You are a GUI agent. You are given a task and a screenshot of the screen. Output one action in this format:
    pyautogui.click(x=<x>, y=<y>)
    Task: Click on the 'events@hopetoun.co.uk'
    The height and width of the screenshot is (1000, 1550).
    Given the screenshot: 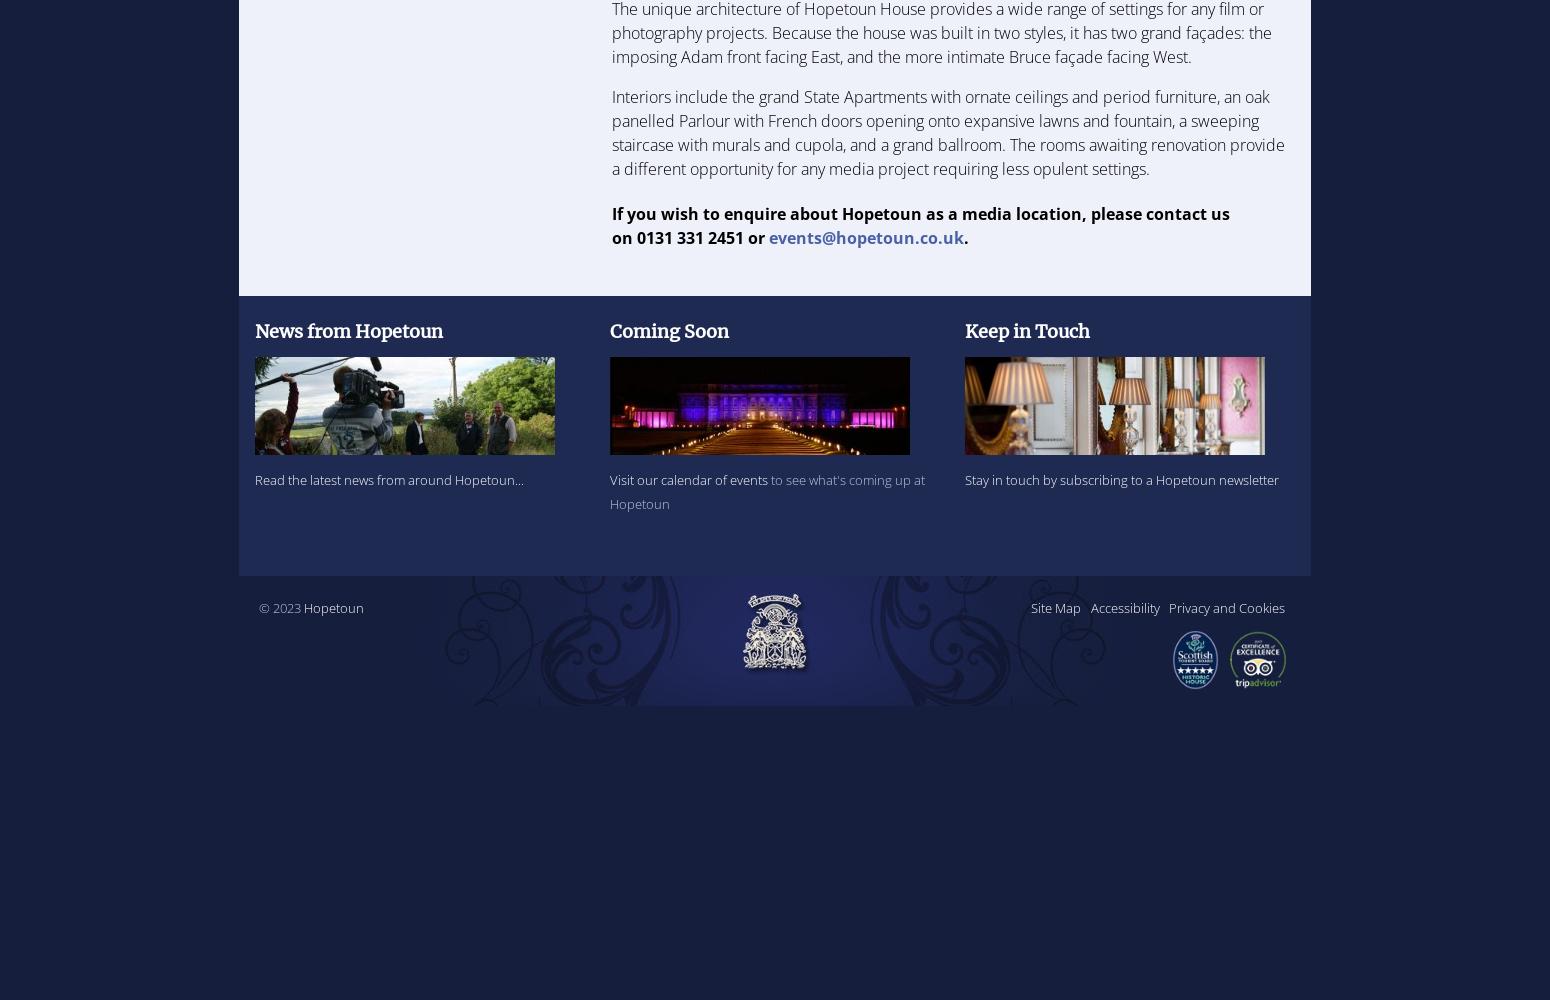 What is the action you would take?
    pyautogui.click(x=866, y=236)
    